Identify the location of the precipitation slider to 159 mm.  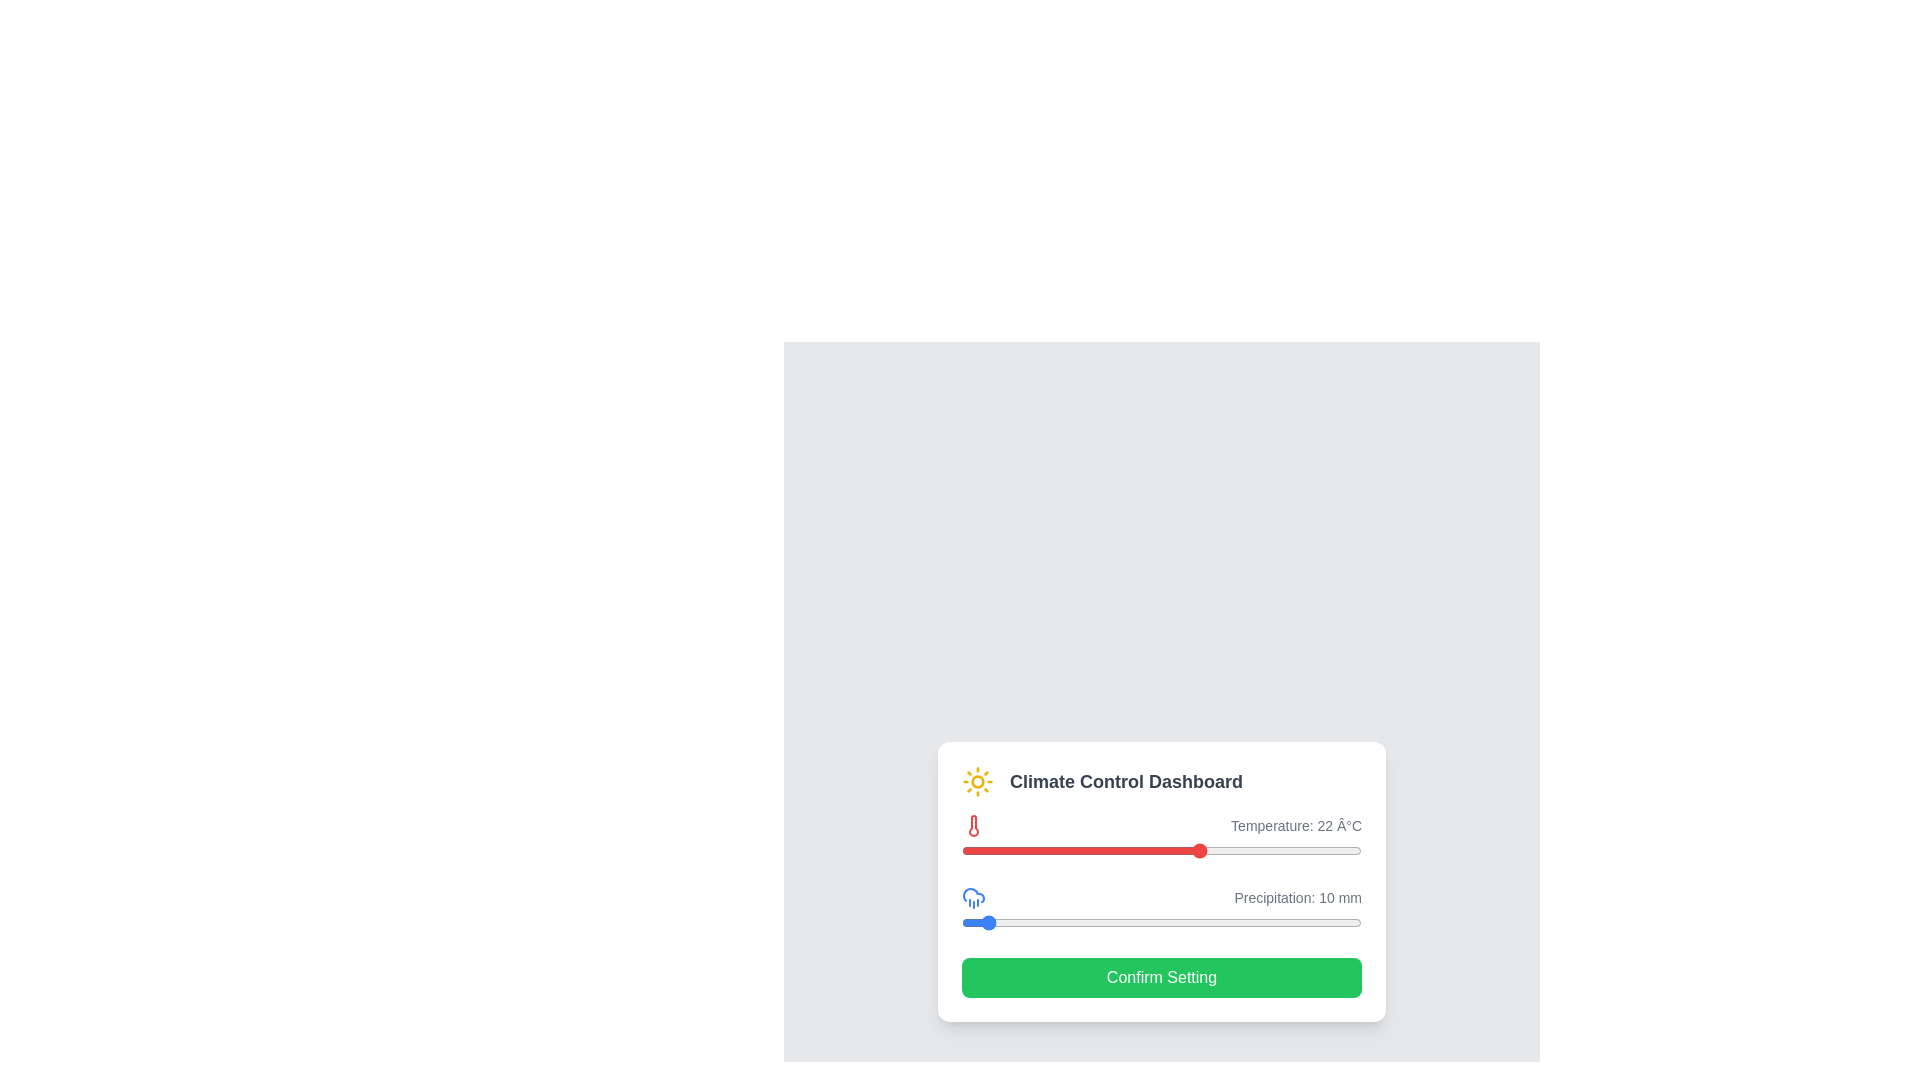
(1280, 922).